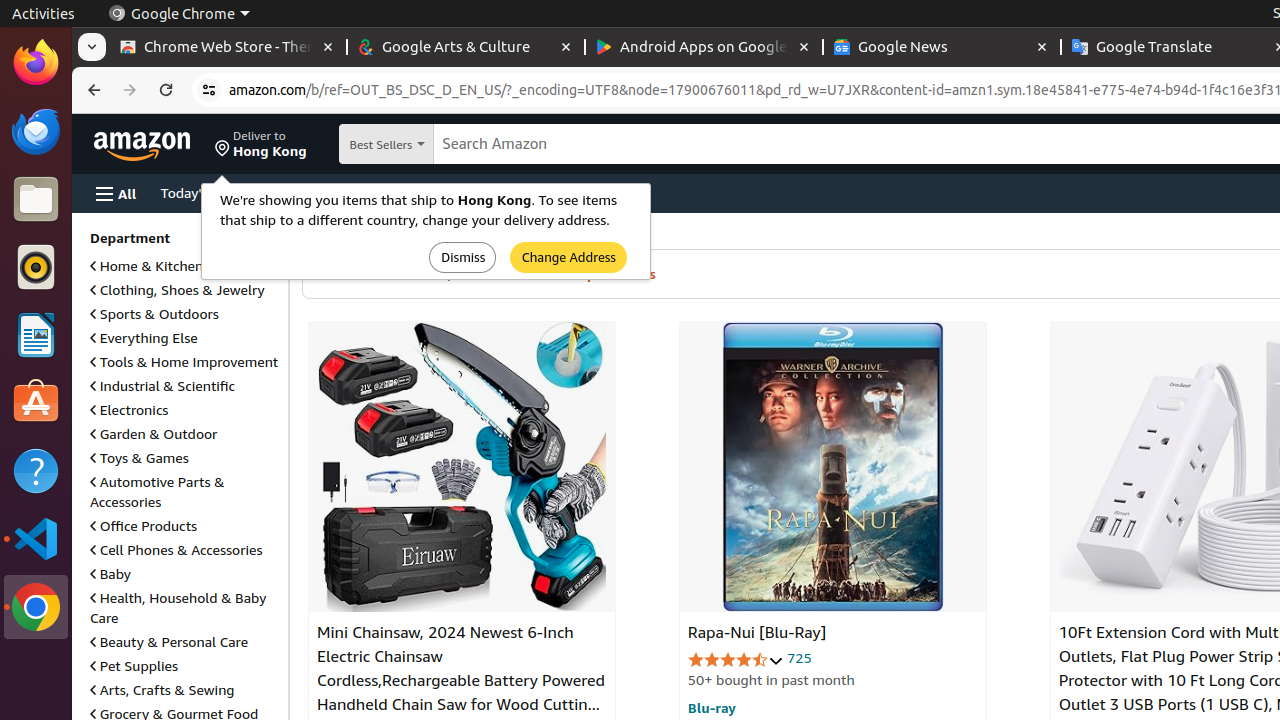 The image size is (1280, 720). Describe the element at coordinates (169, 641) in the screenshot. I see `'Beauty & Personal Care'` at that location.